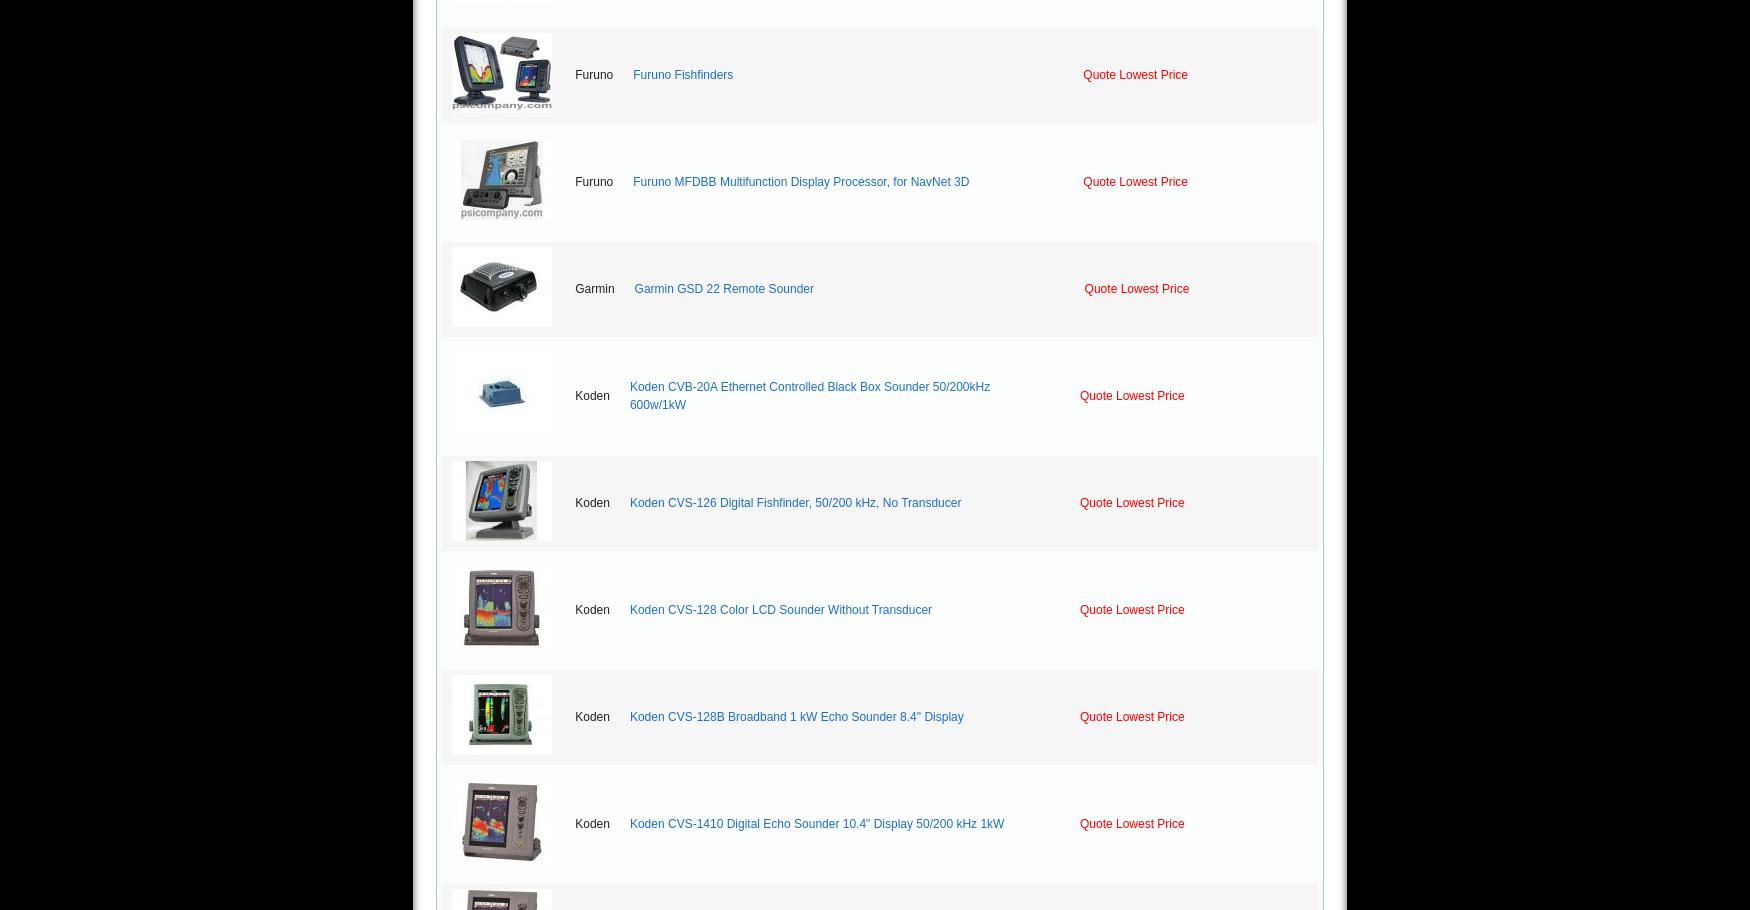  I want to click on 'Garmin', so click(594, 288).